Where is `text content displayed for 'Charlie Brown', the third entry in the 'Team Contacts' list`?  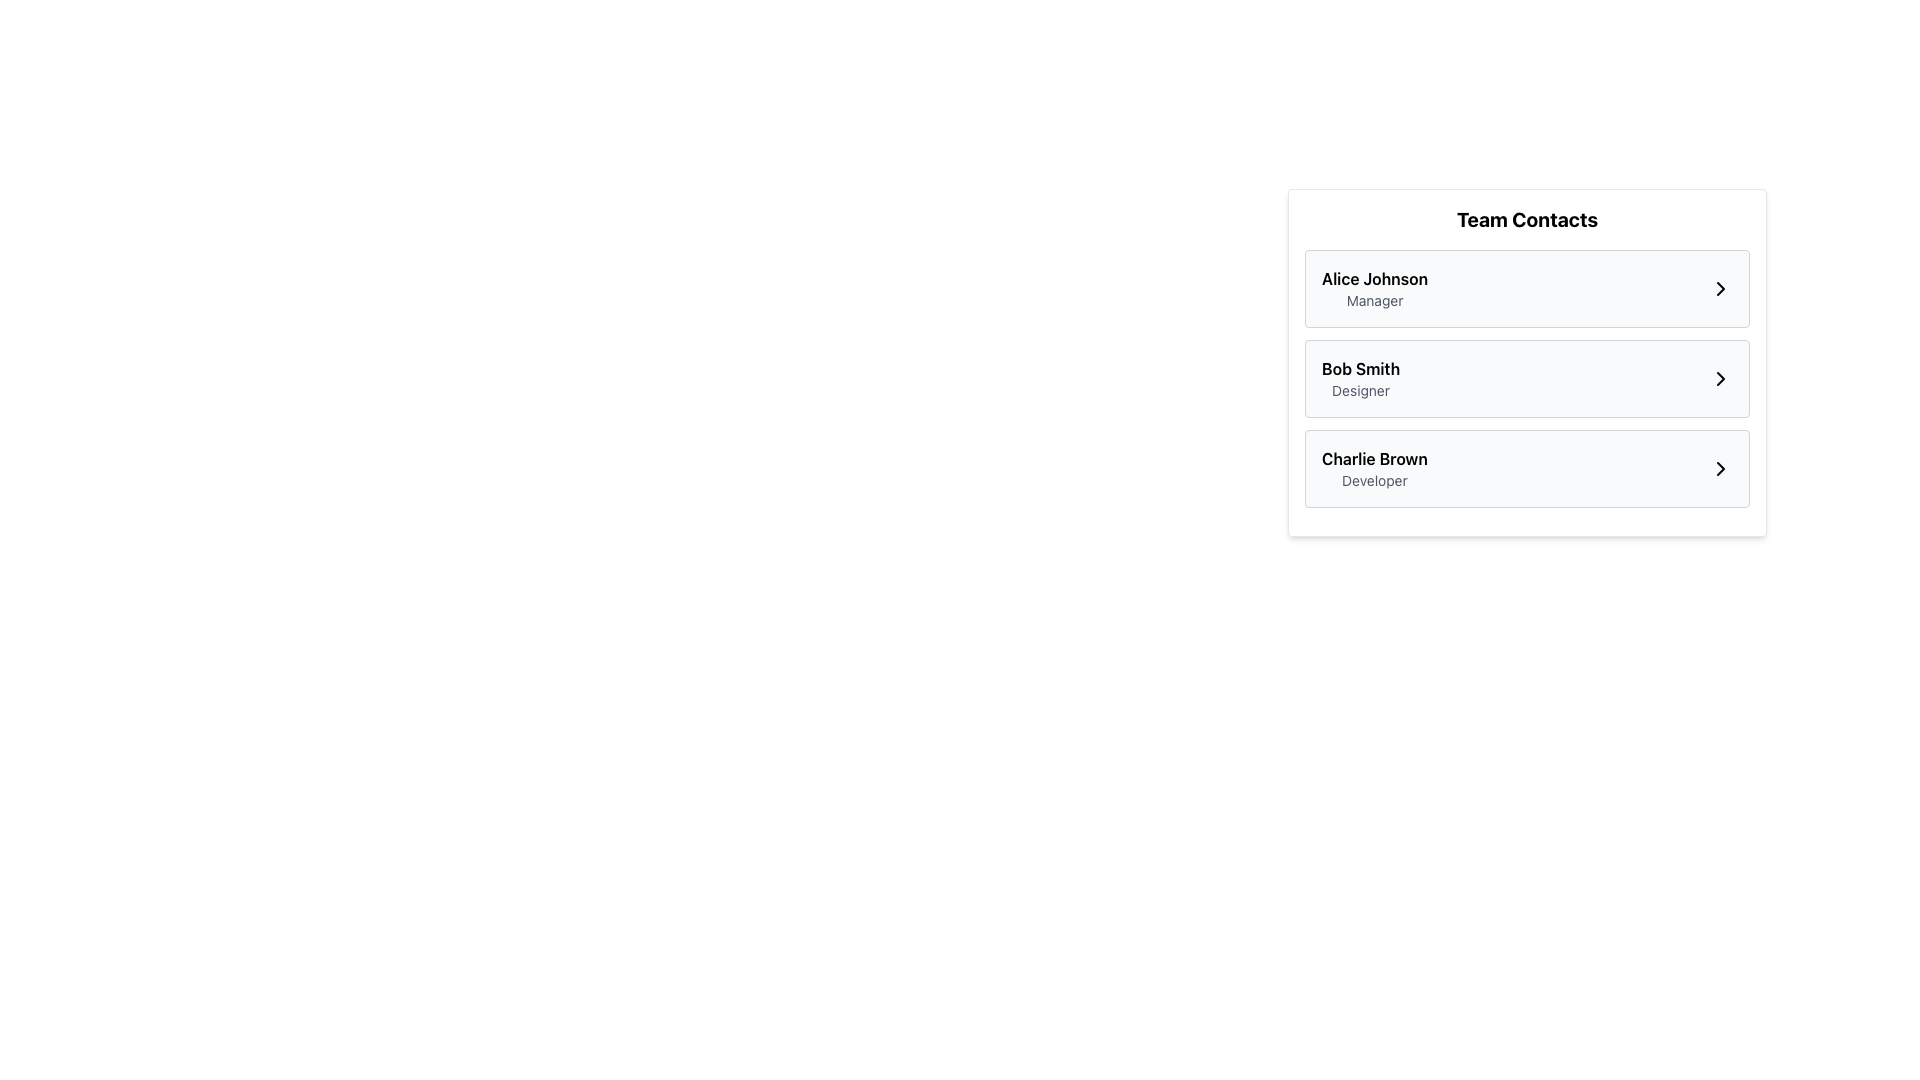 text content displayed for 'Charlie Brown', the third entry in the 'Team Contacts' list is located at coordinates (1373, 469).